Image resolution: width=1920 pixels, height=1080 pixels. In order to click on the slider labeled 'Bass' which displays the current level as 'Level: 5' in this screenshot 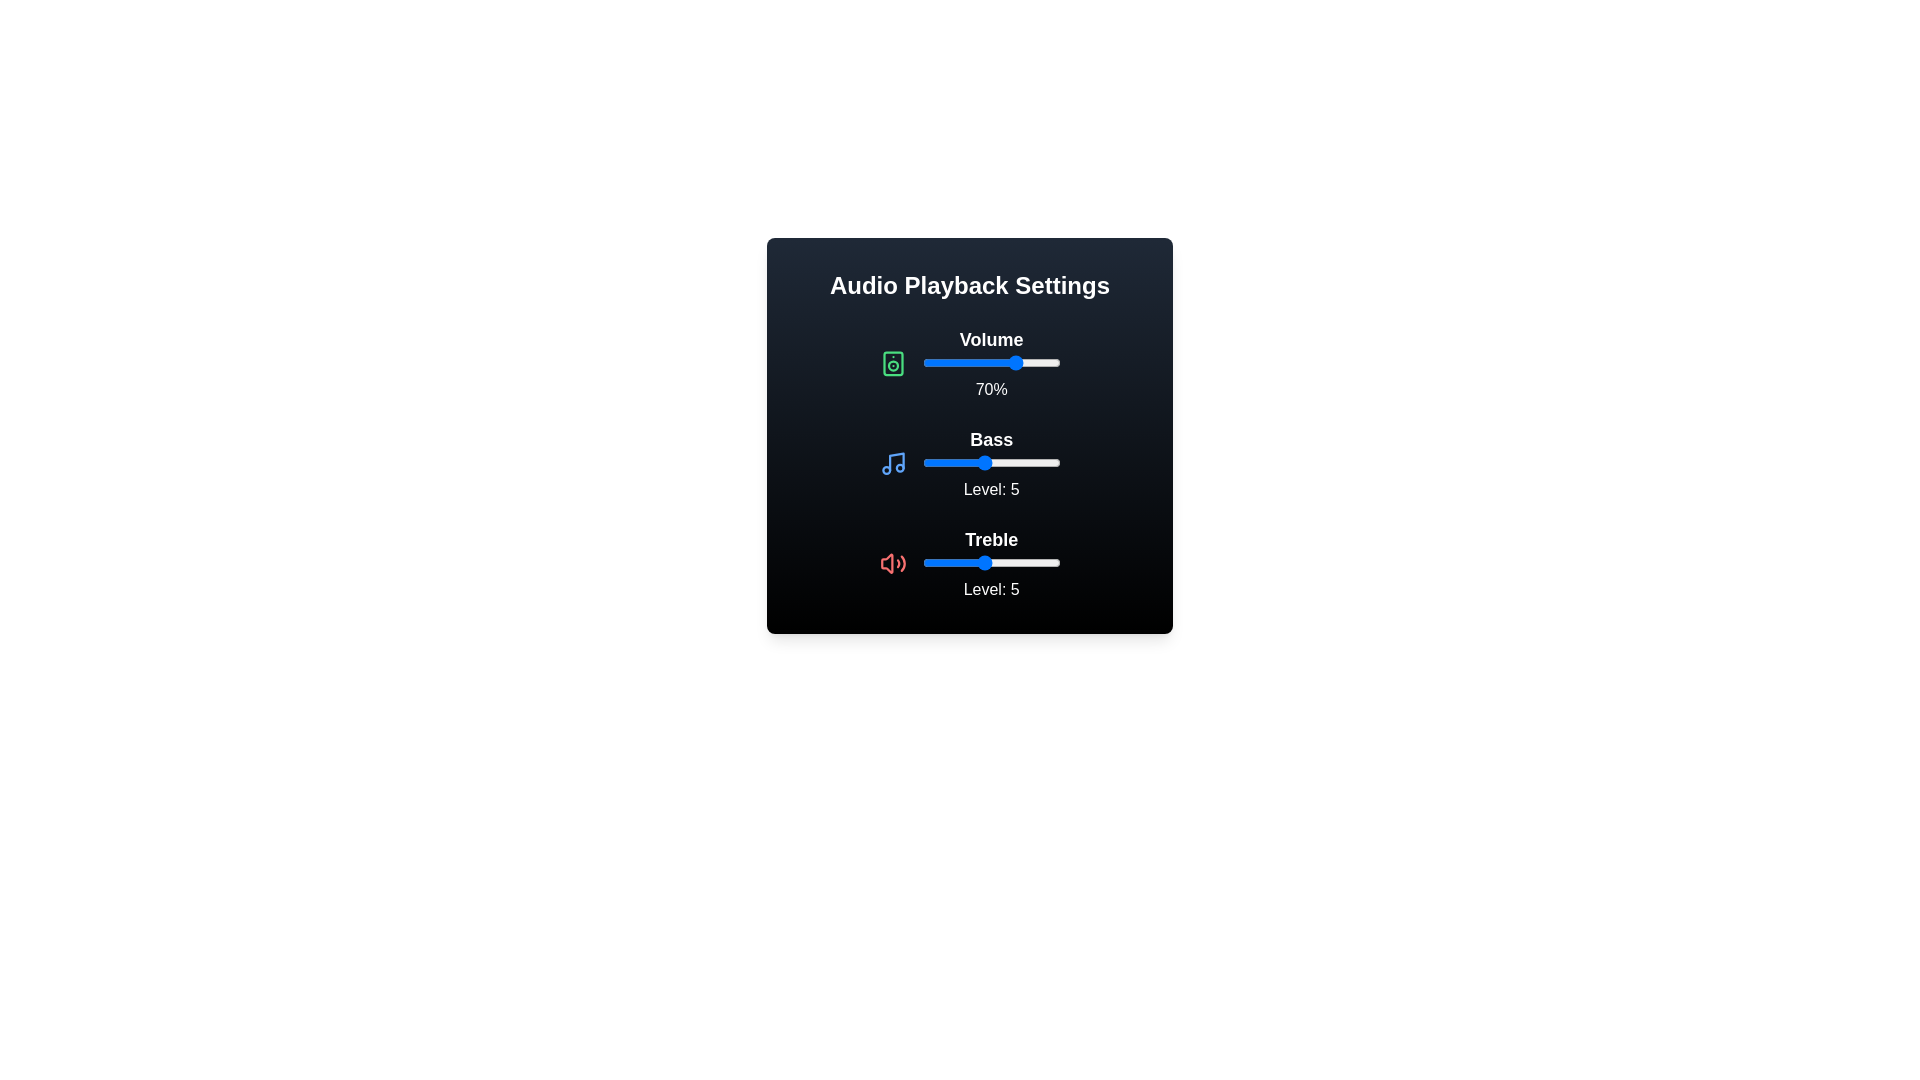, I will do `click(991, 463)`.